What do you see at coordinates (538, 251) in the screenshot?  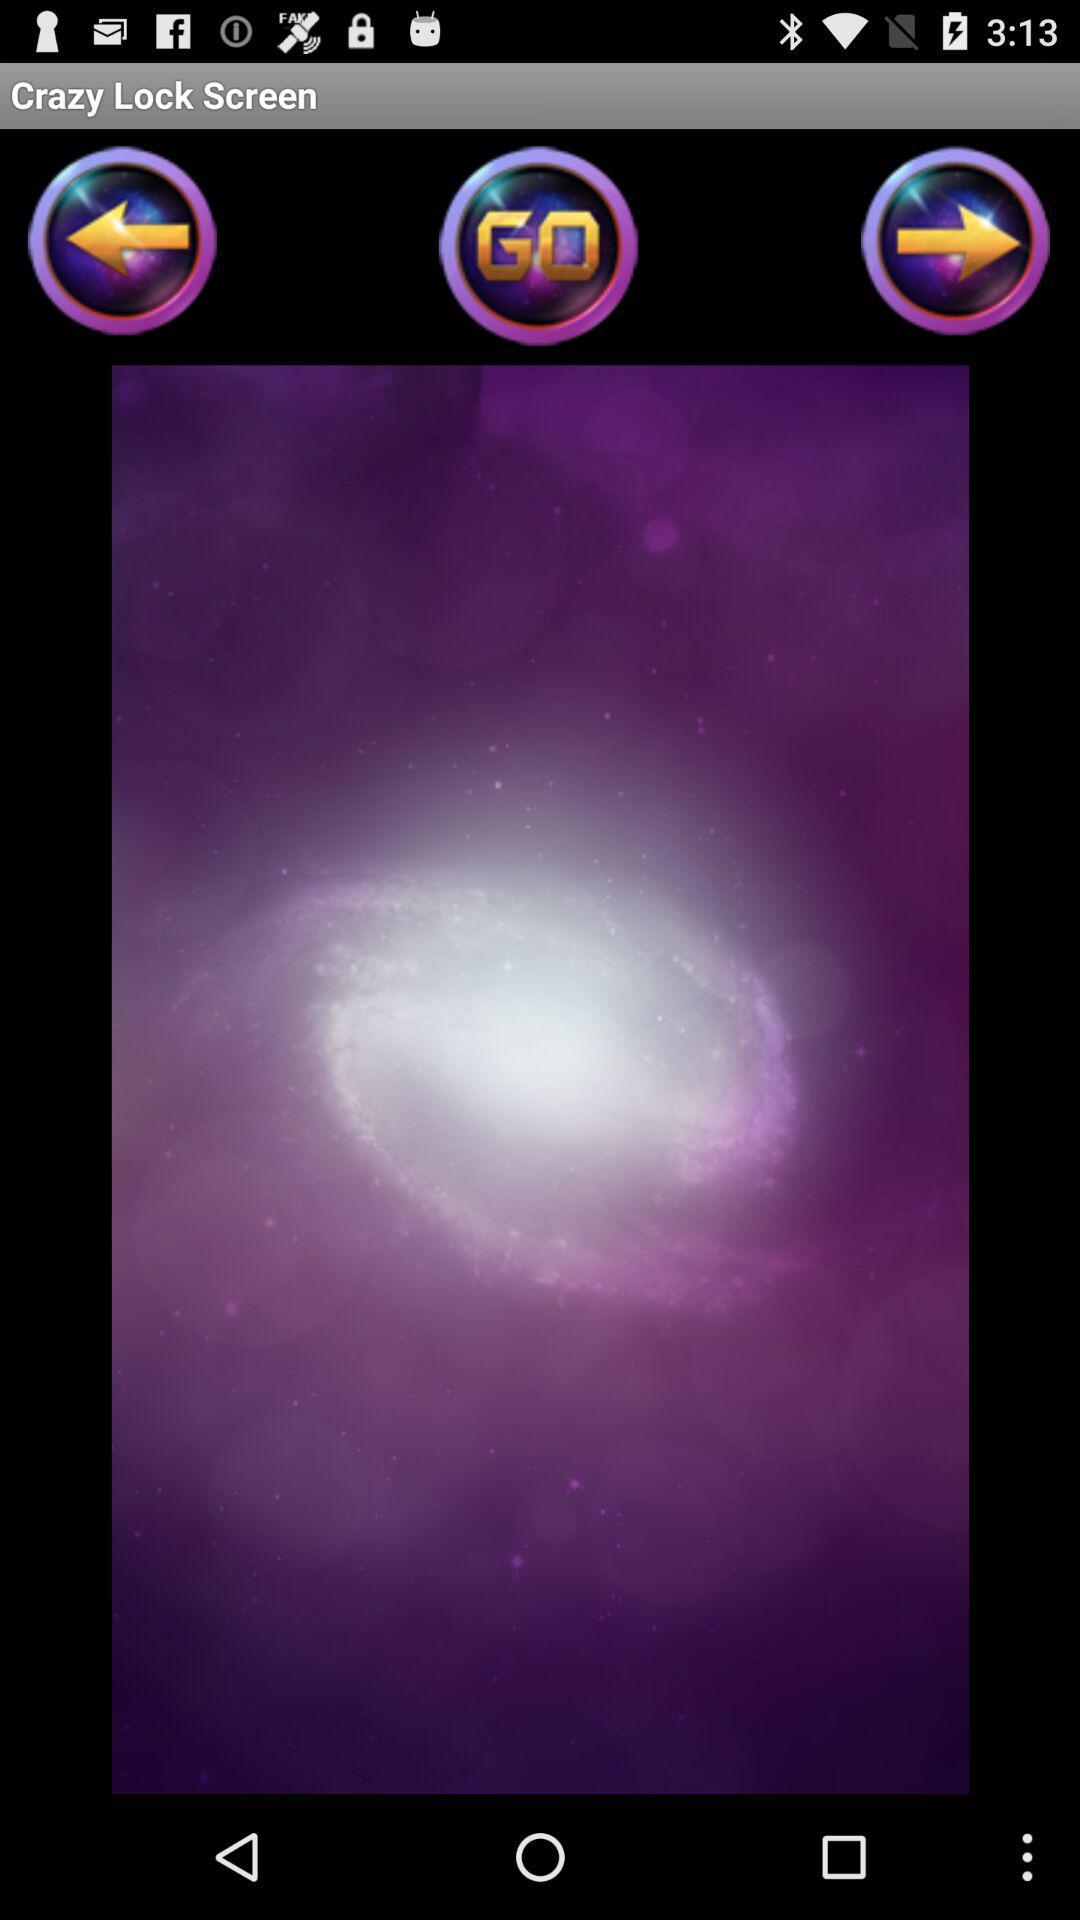 I see `go` at bounding box center [538, 251].